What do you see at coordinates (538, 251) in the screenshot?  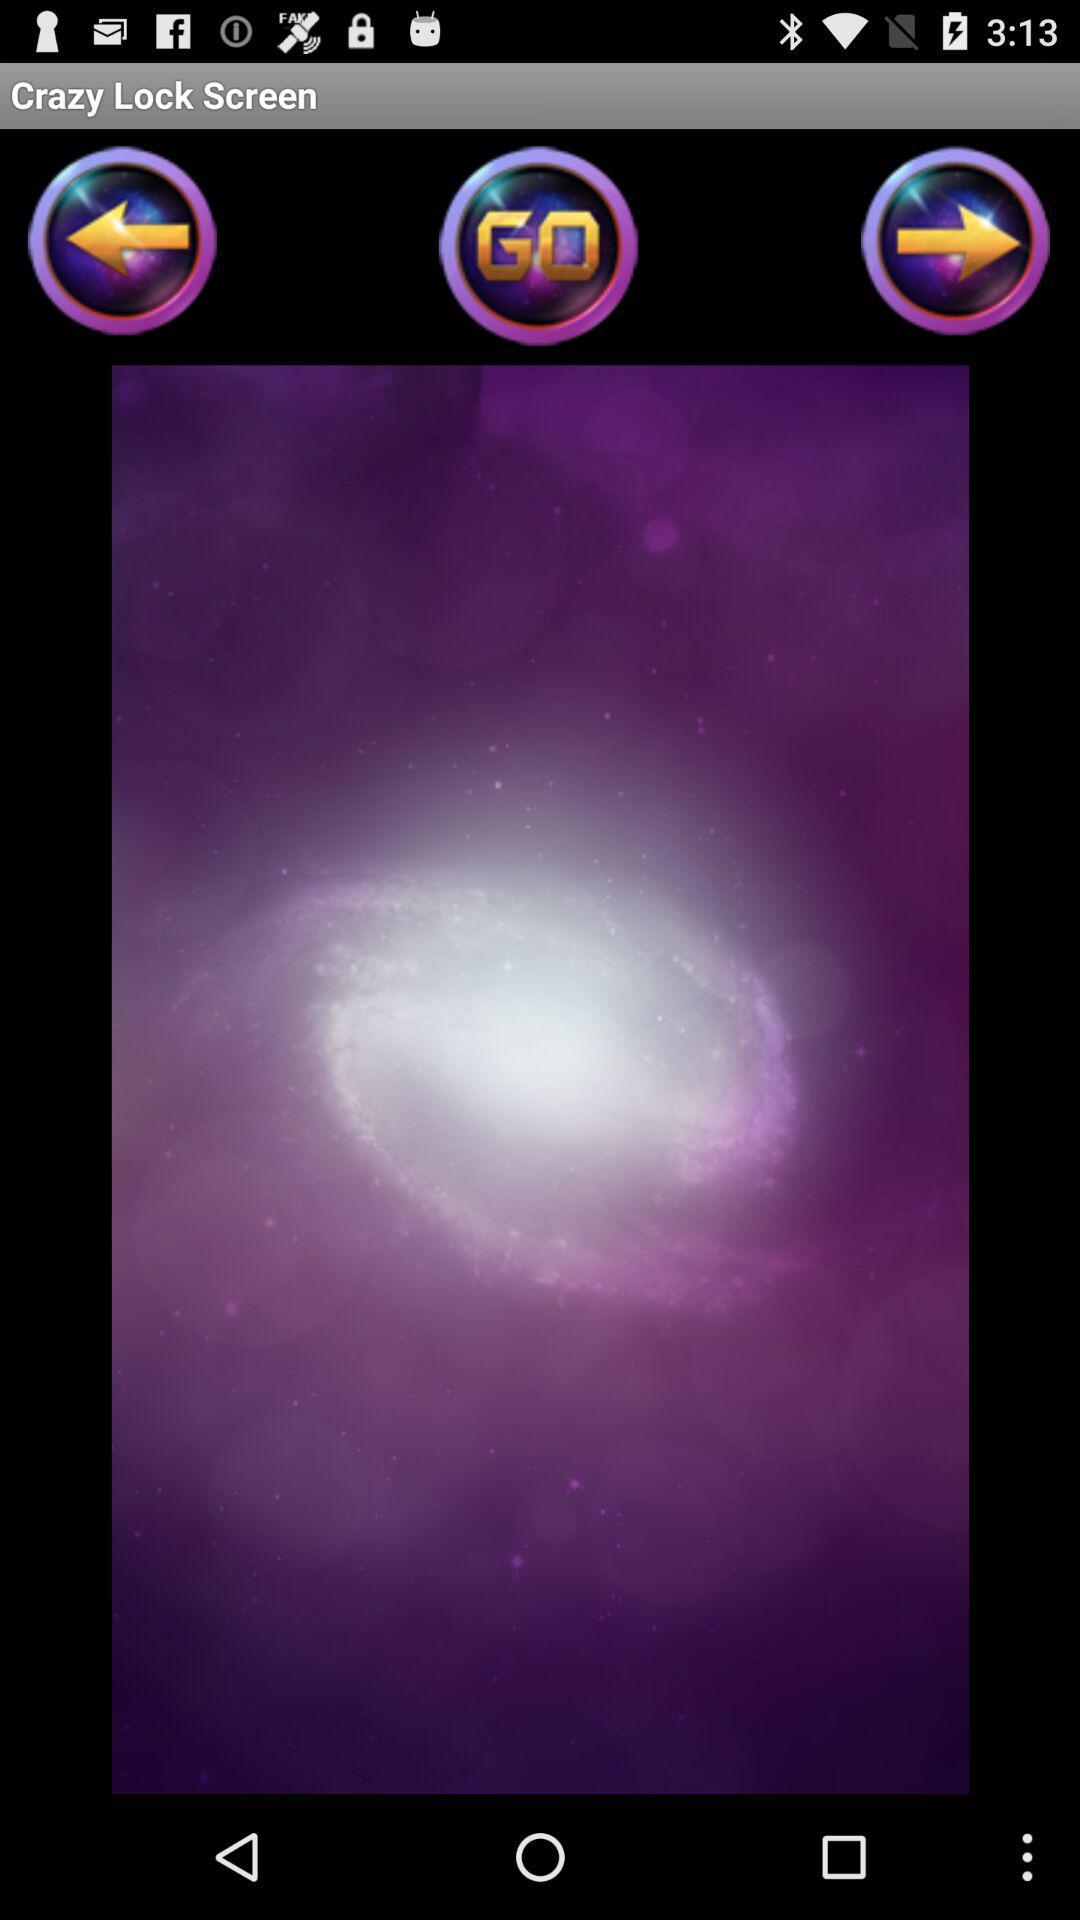 I see `go` at bounding box center [538, 251].